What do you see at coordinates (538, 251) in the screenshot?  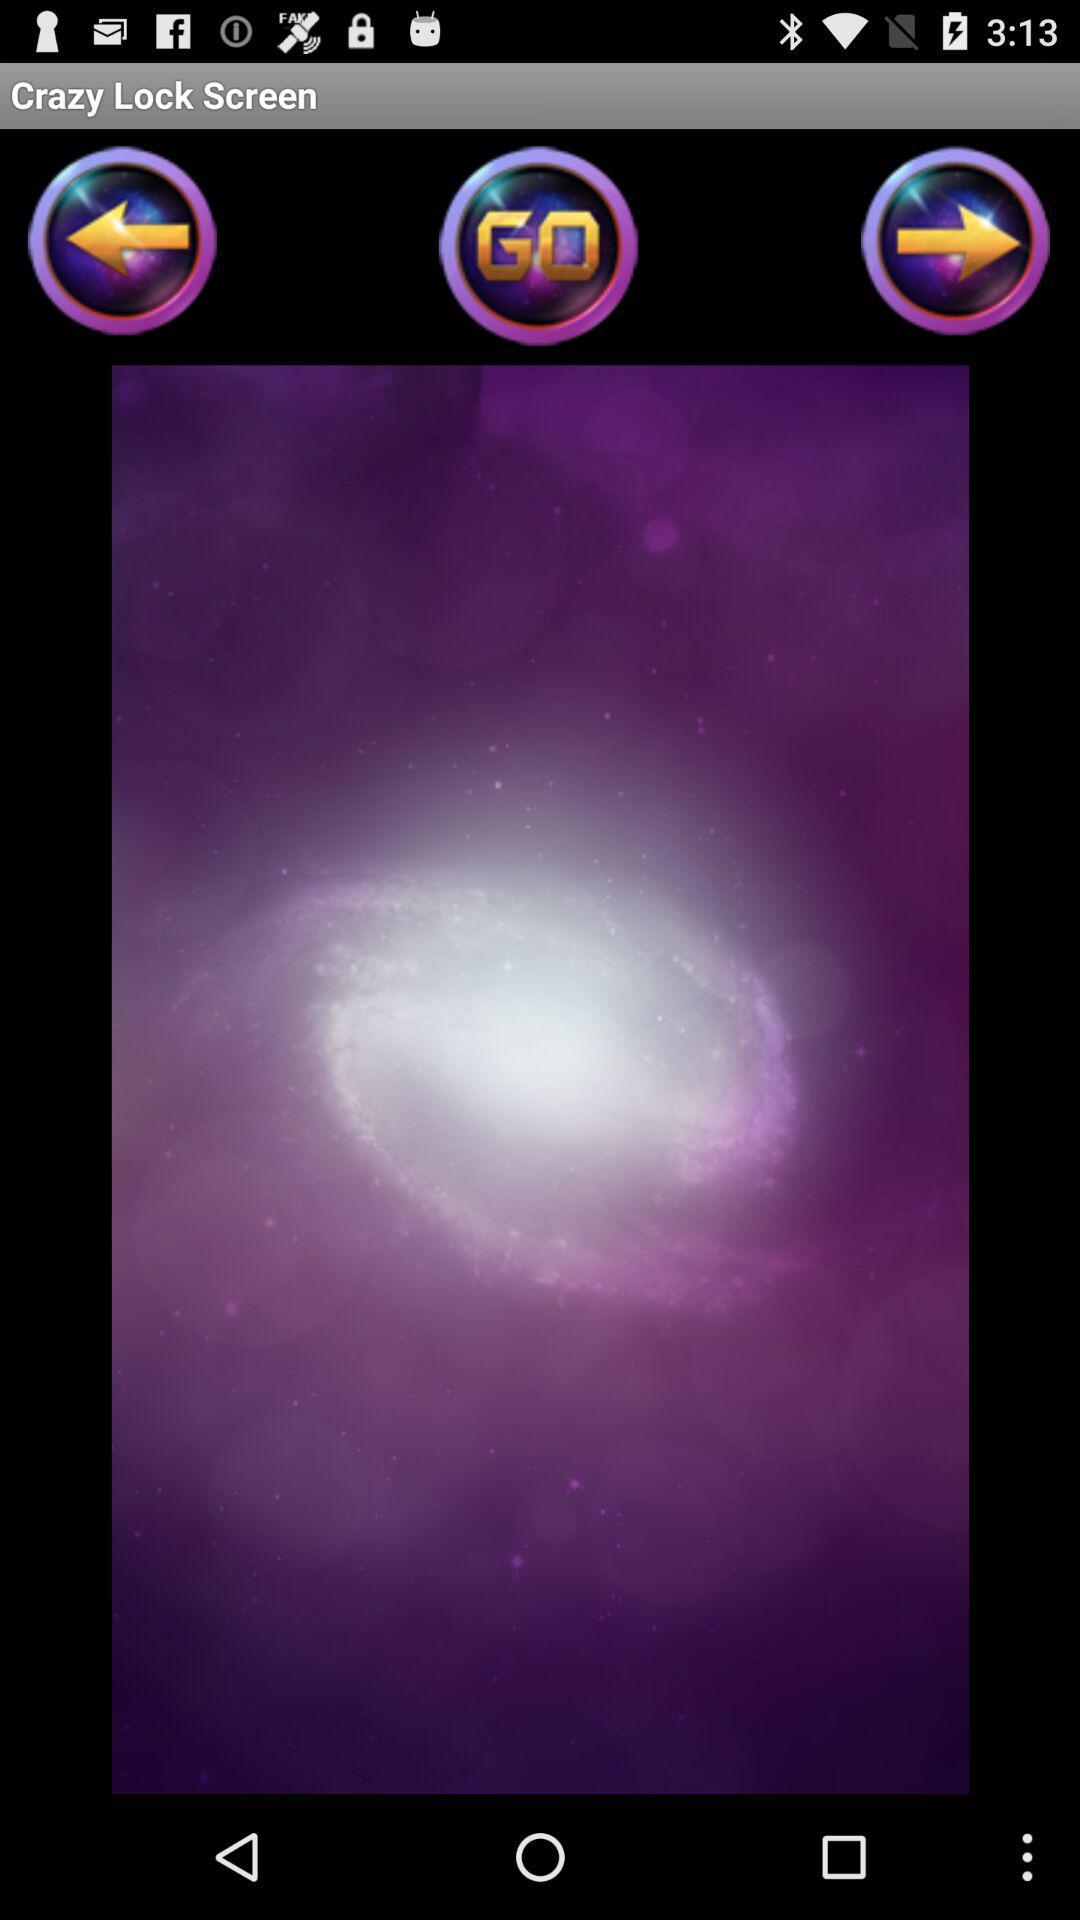 I see `go` at bounding box center [538, 251].